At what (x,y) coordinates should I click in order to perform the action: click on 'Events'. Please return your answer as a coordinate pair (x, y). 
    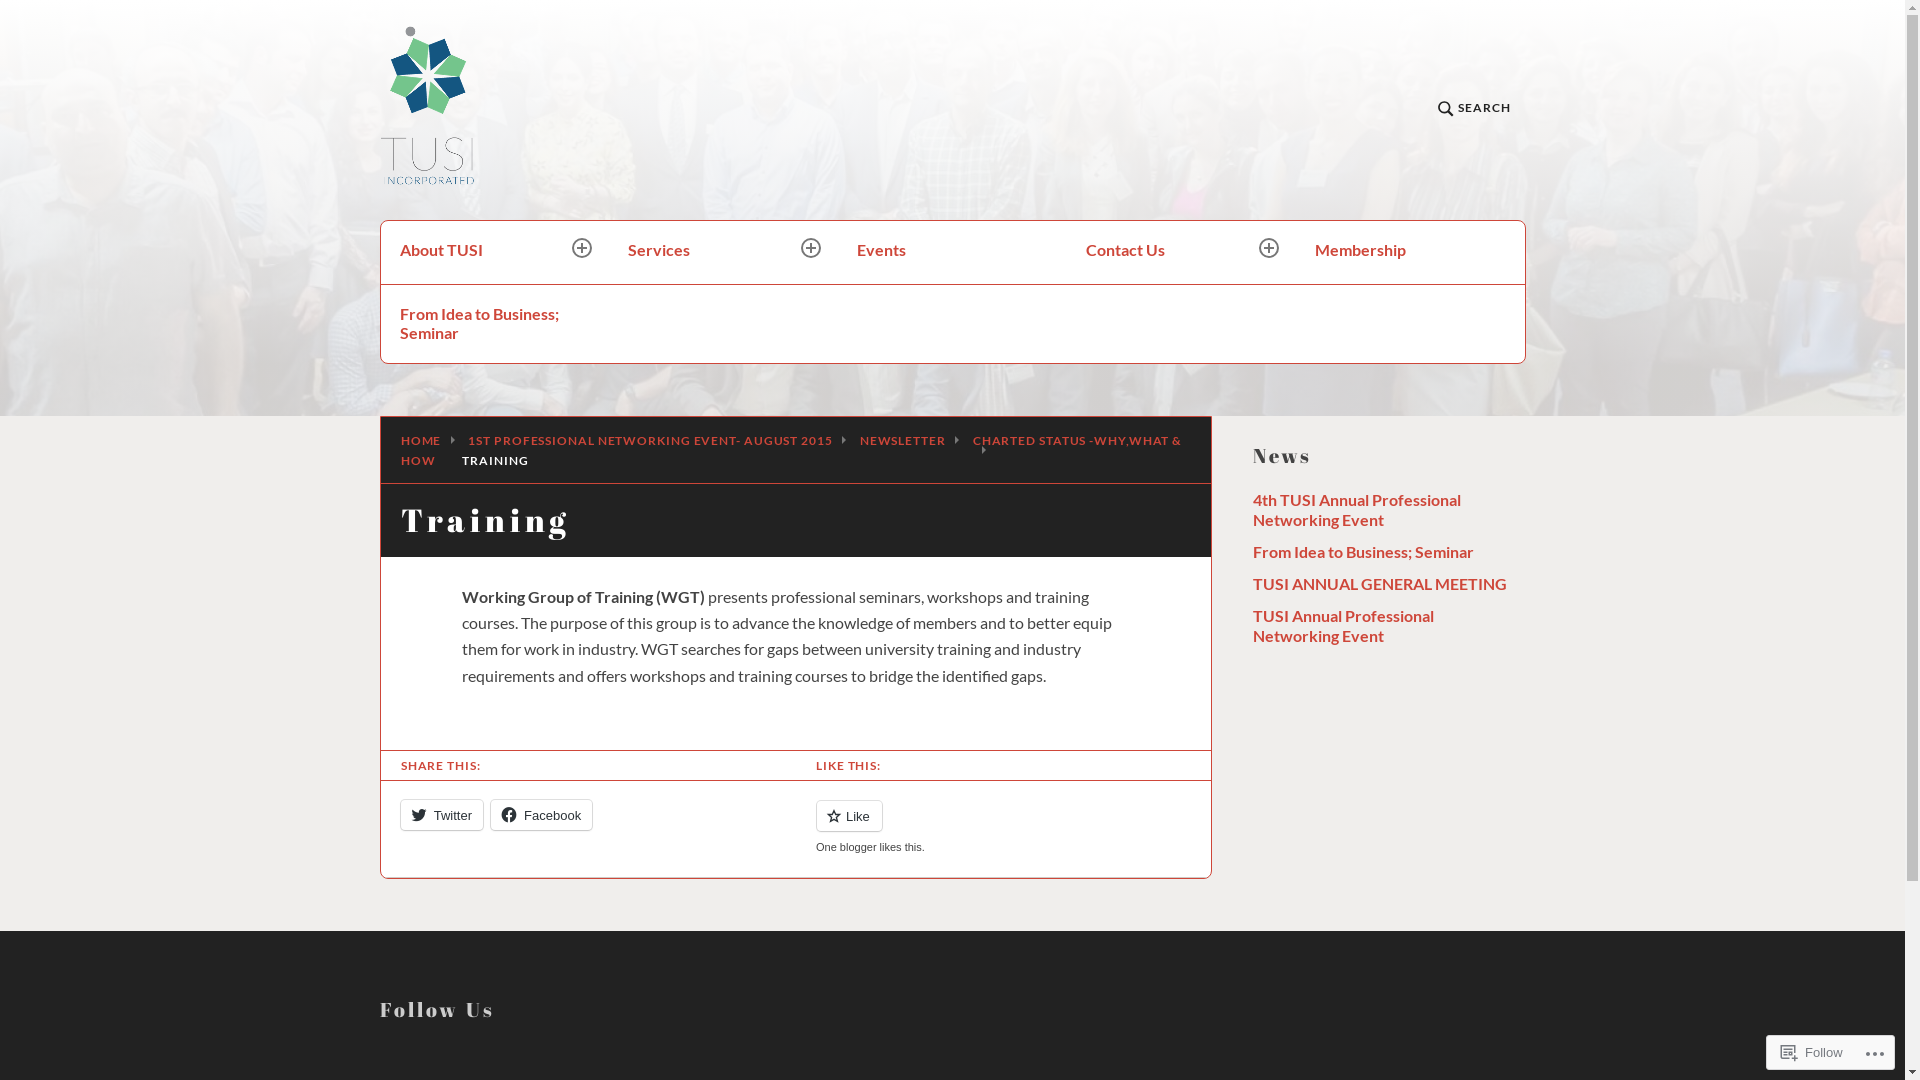
    Looking at the image, I should click on (951, 251).